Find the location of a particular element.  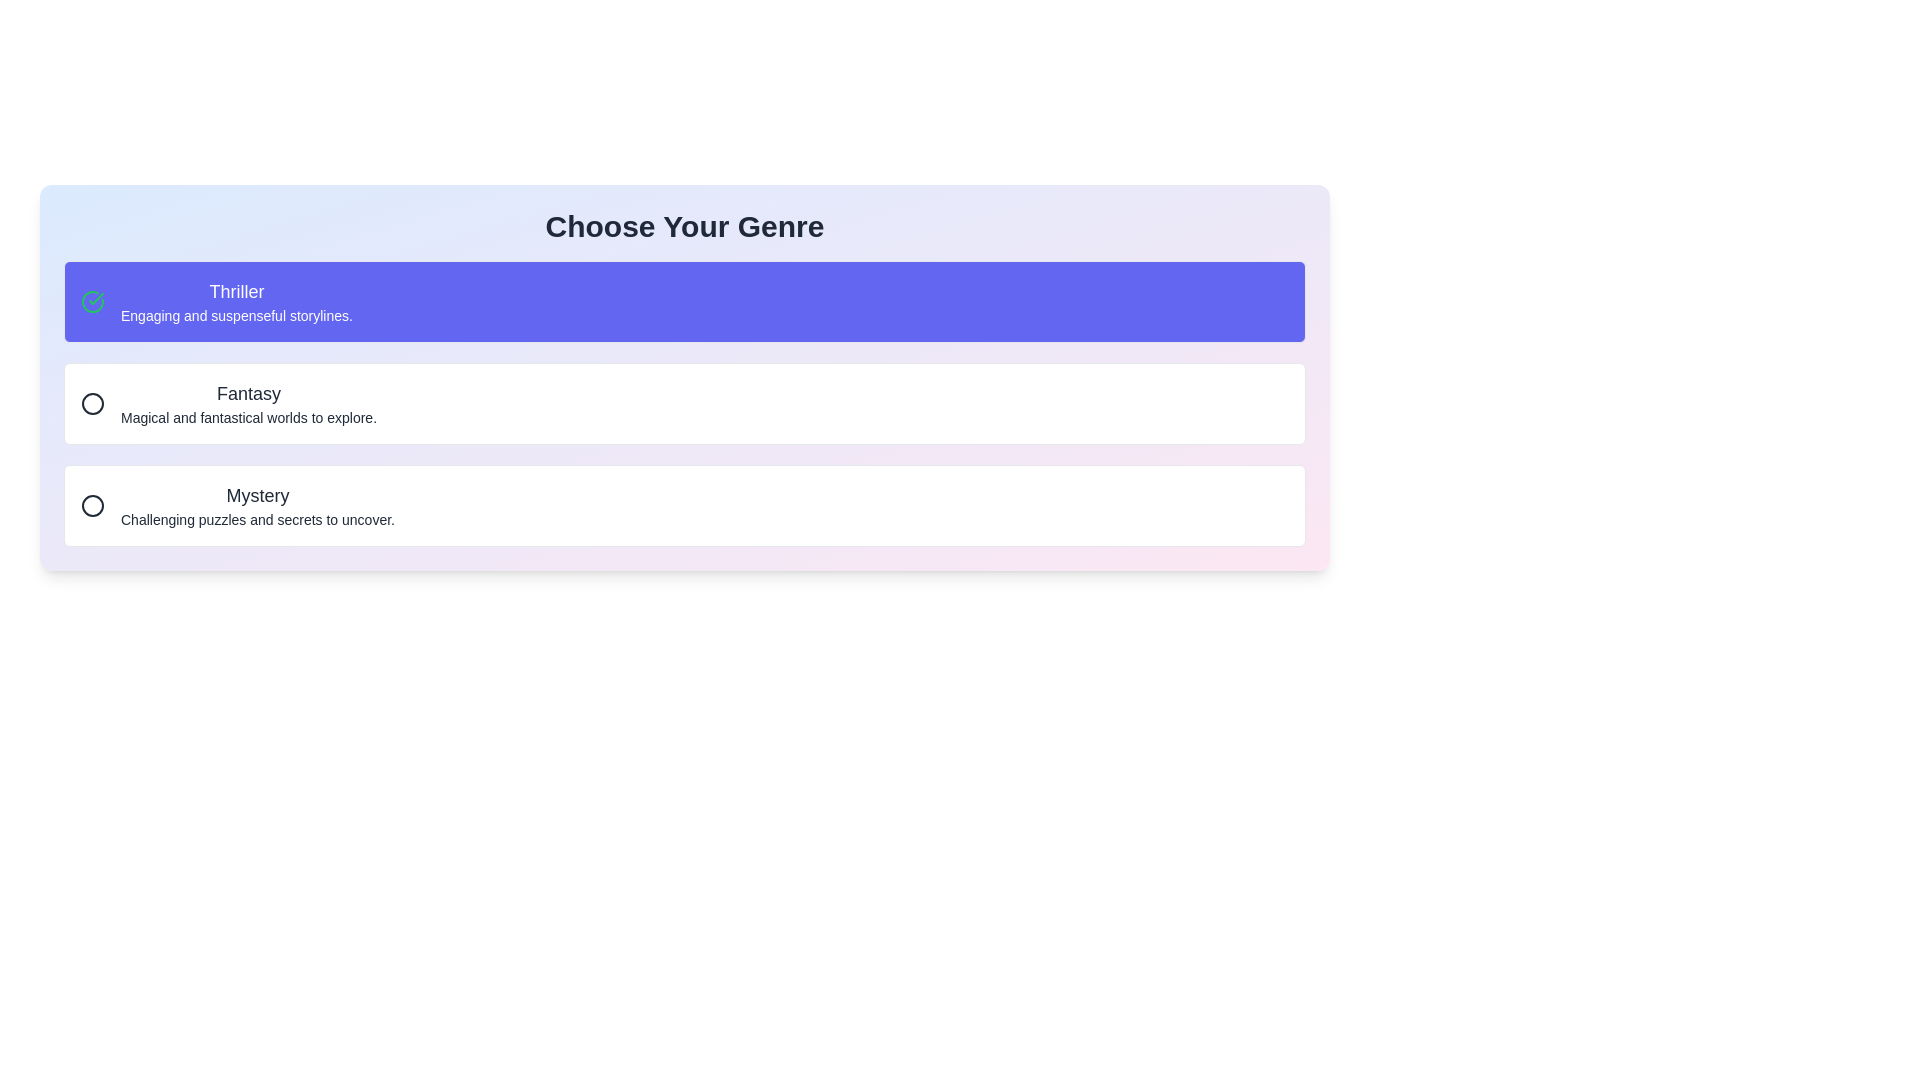

the checkmark icon that indicates the selection state of the 'Thriller' genre option, which is enclosed within a green circle and positioned to the left of the text 'Thriller' is located at coordinates (95, 299).